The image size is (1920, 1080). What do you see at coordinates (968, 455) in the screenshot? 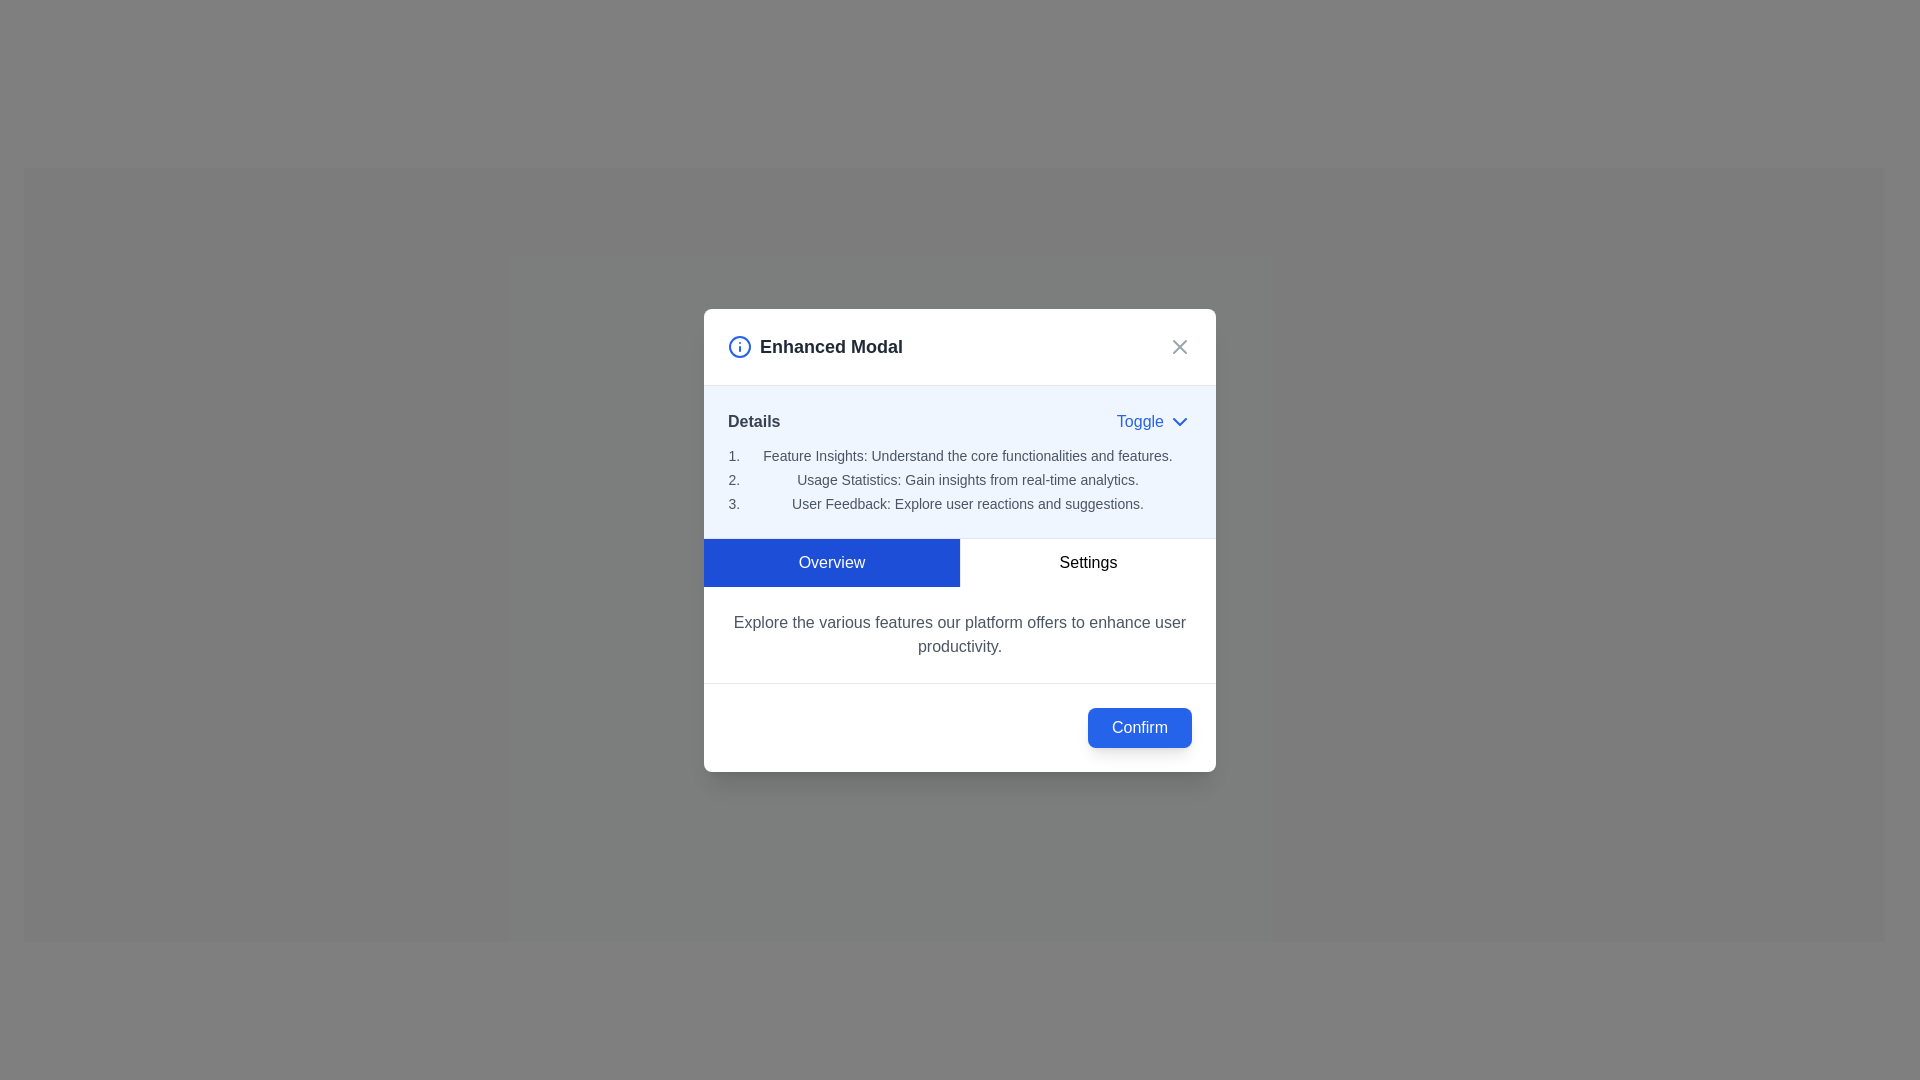
I see `the text label that reads 'Feature Insights: Understand the core functionalities and features.' located in the top-left corner of the modal, under the title 'Enhanced Modal'` at bounding box center [968, 455].